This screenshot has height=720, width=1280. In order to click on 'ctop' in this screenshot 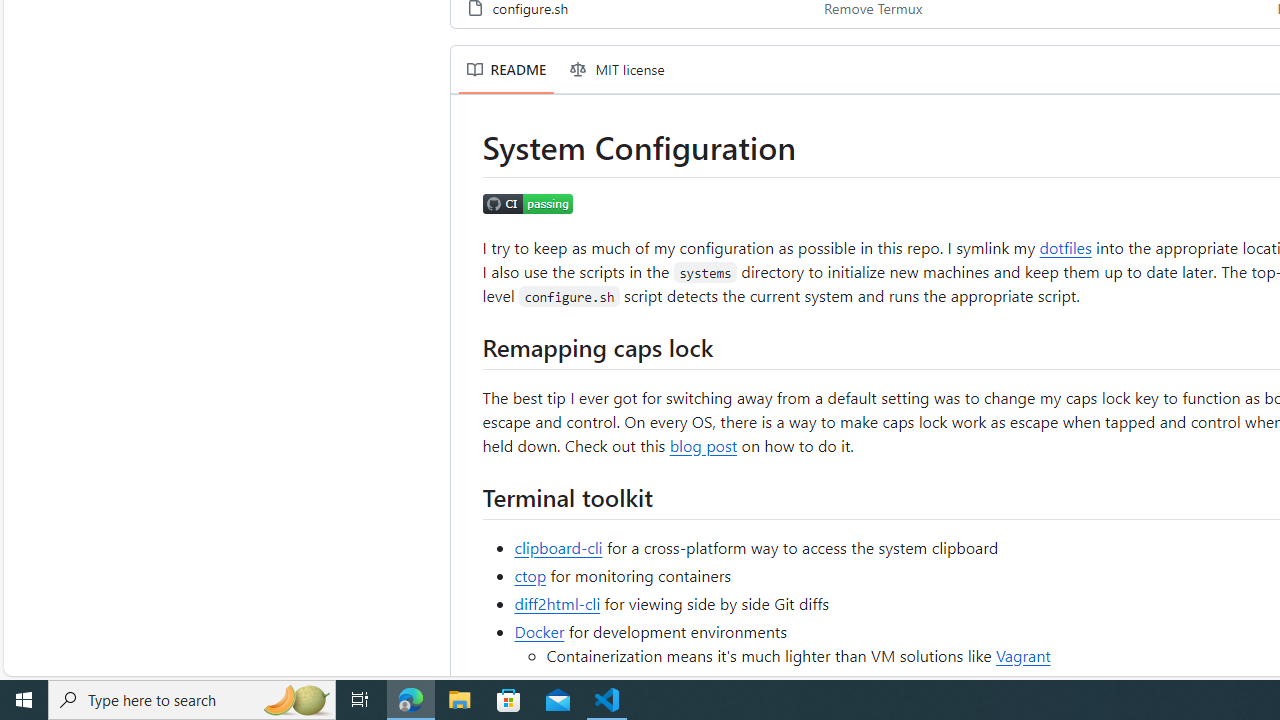, I will do `click(530, 574)`.